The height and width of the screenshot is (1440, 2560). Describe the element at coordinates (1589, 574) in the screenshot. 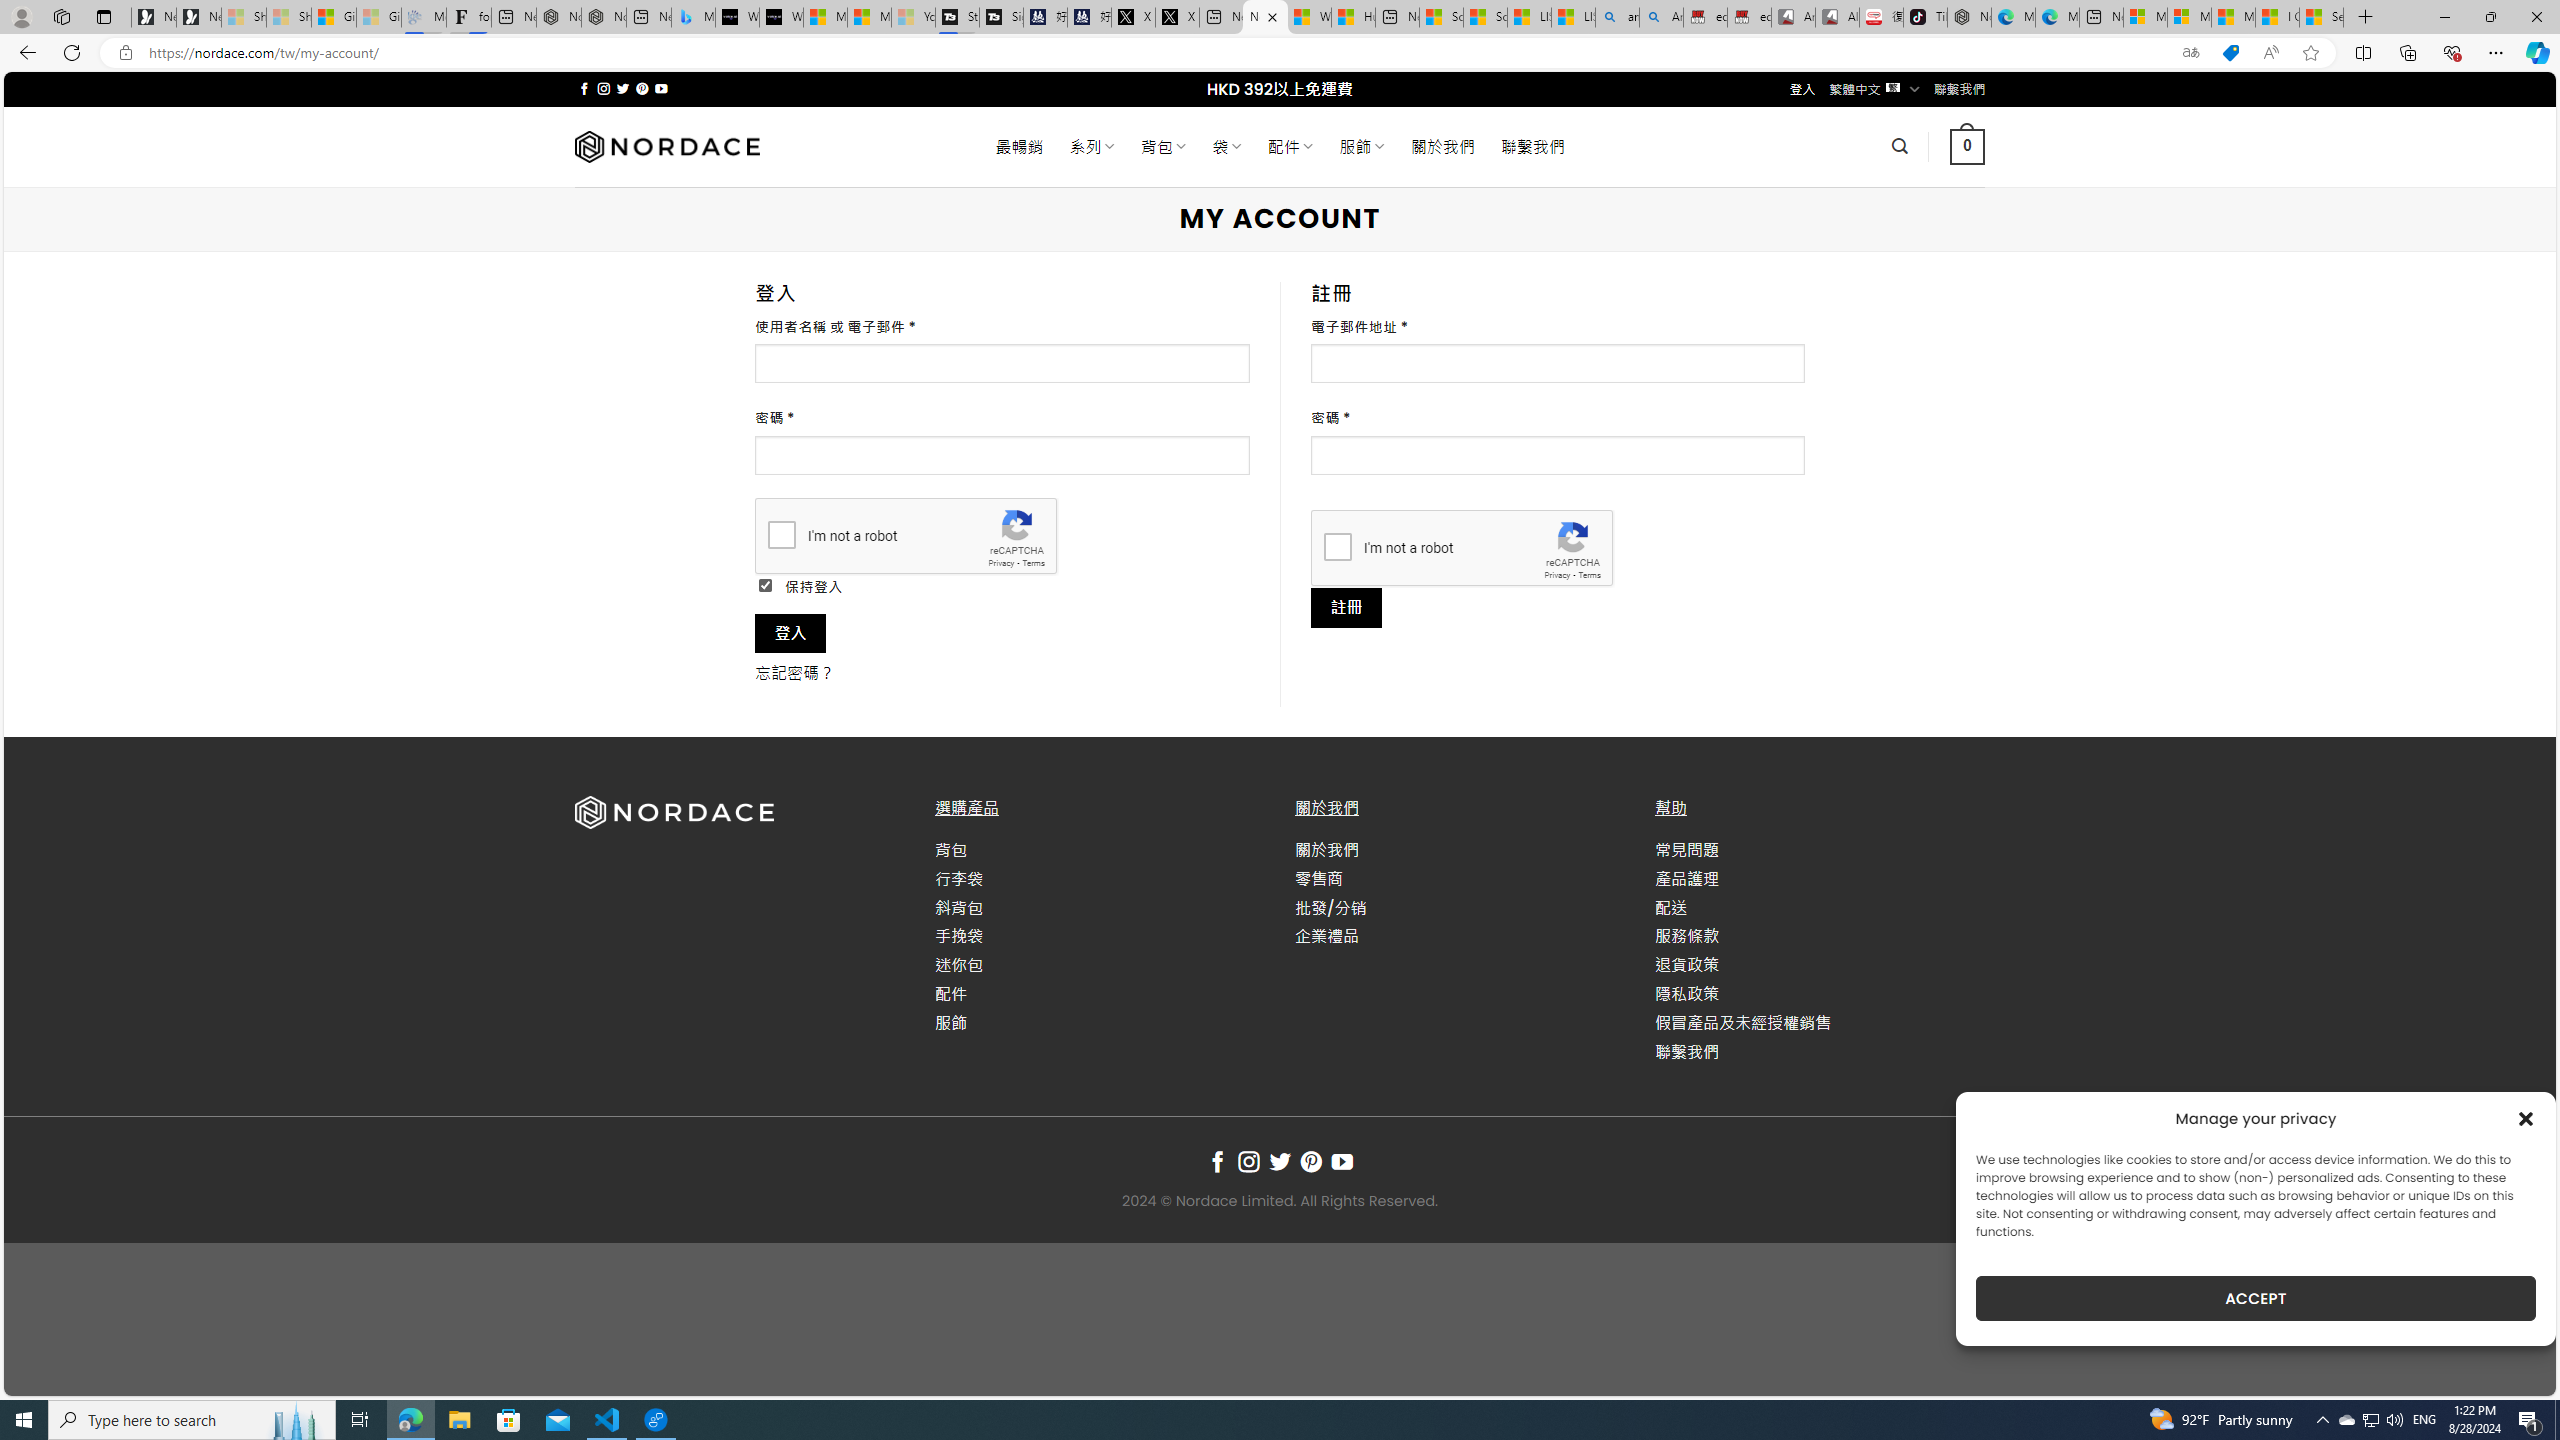

I see `'Terms'` at that location.